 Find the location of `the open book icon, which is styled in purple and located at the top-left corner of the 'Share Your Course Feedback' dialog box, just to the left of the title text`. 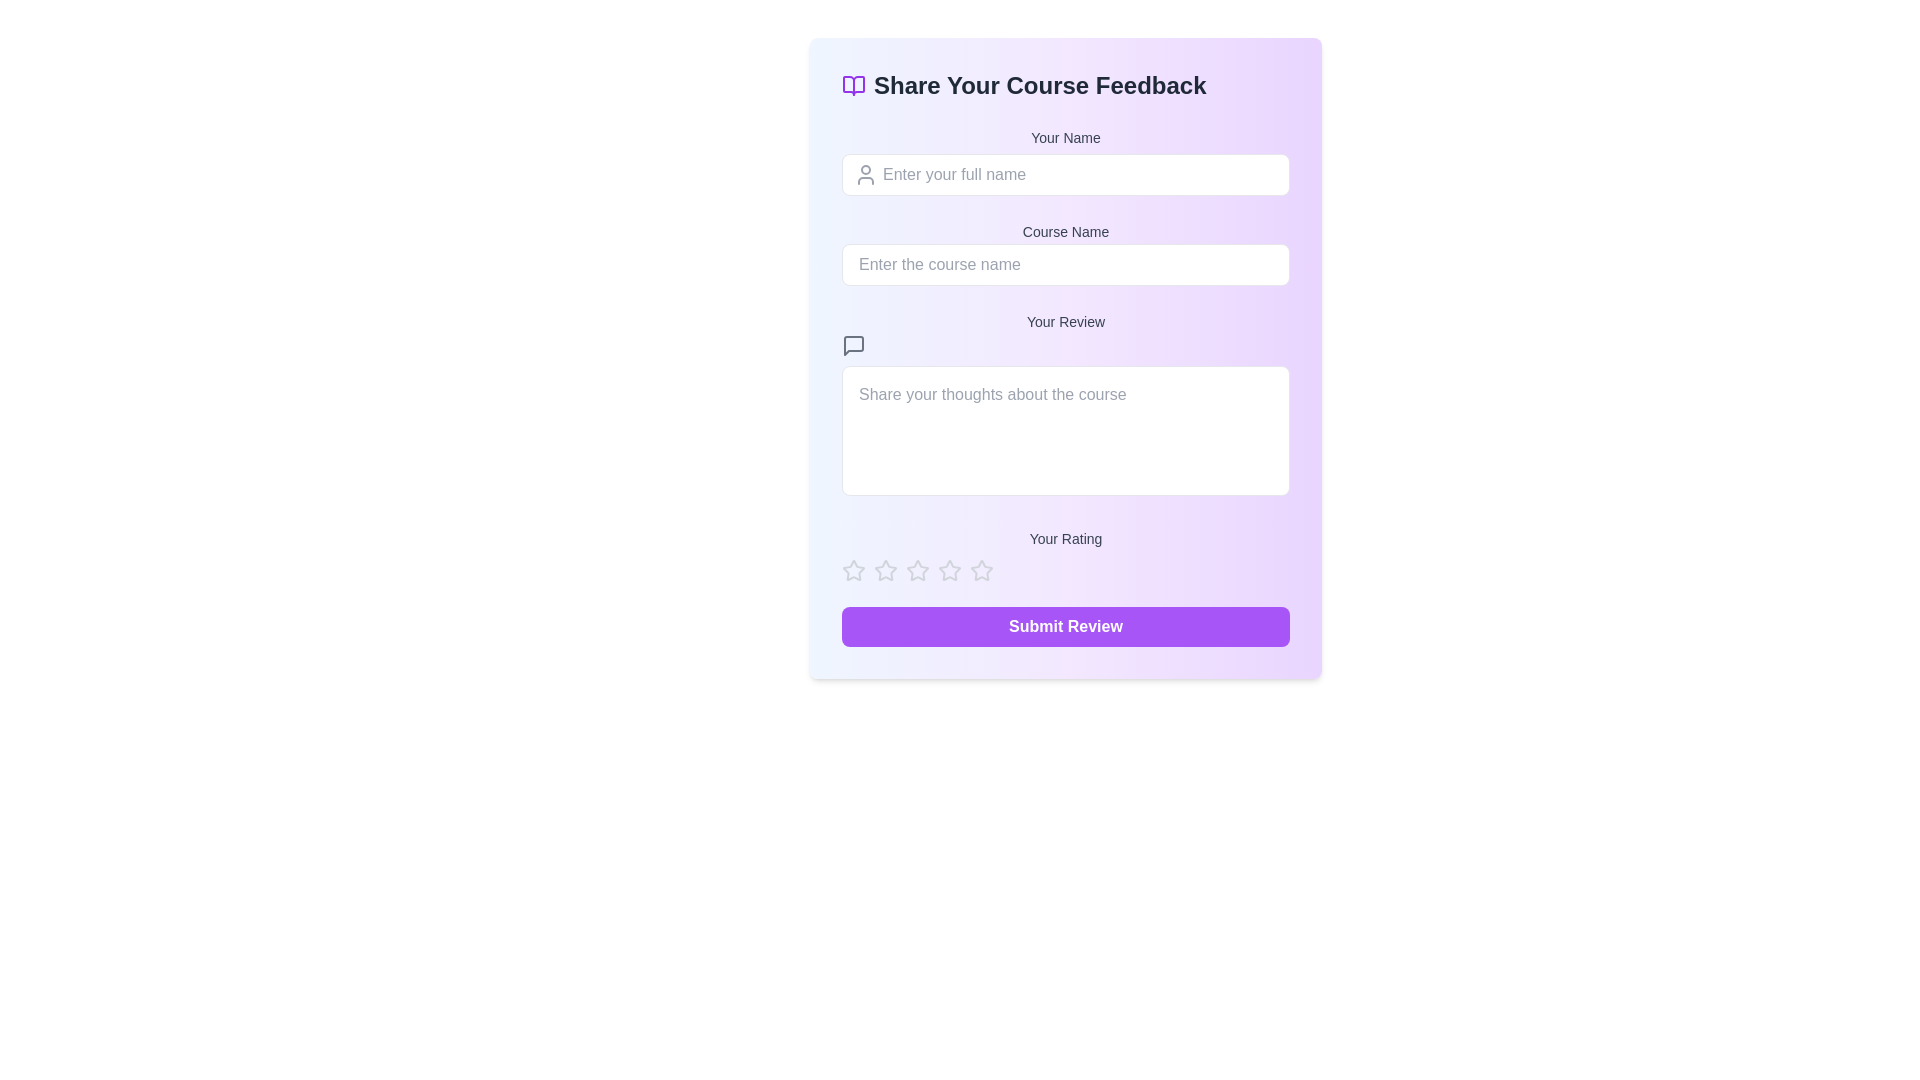

the open book icon, which is styled in purple and located at the top-left corner of the 'Share Your Course Feedback' dialog box, just to the left of the title text is located at coordinates (854, 84).